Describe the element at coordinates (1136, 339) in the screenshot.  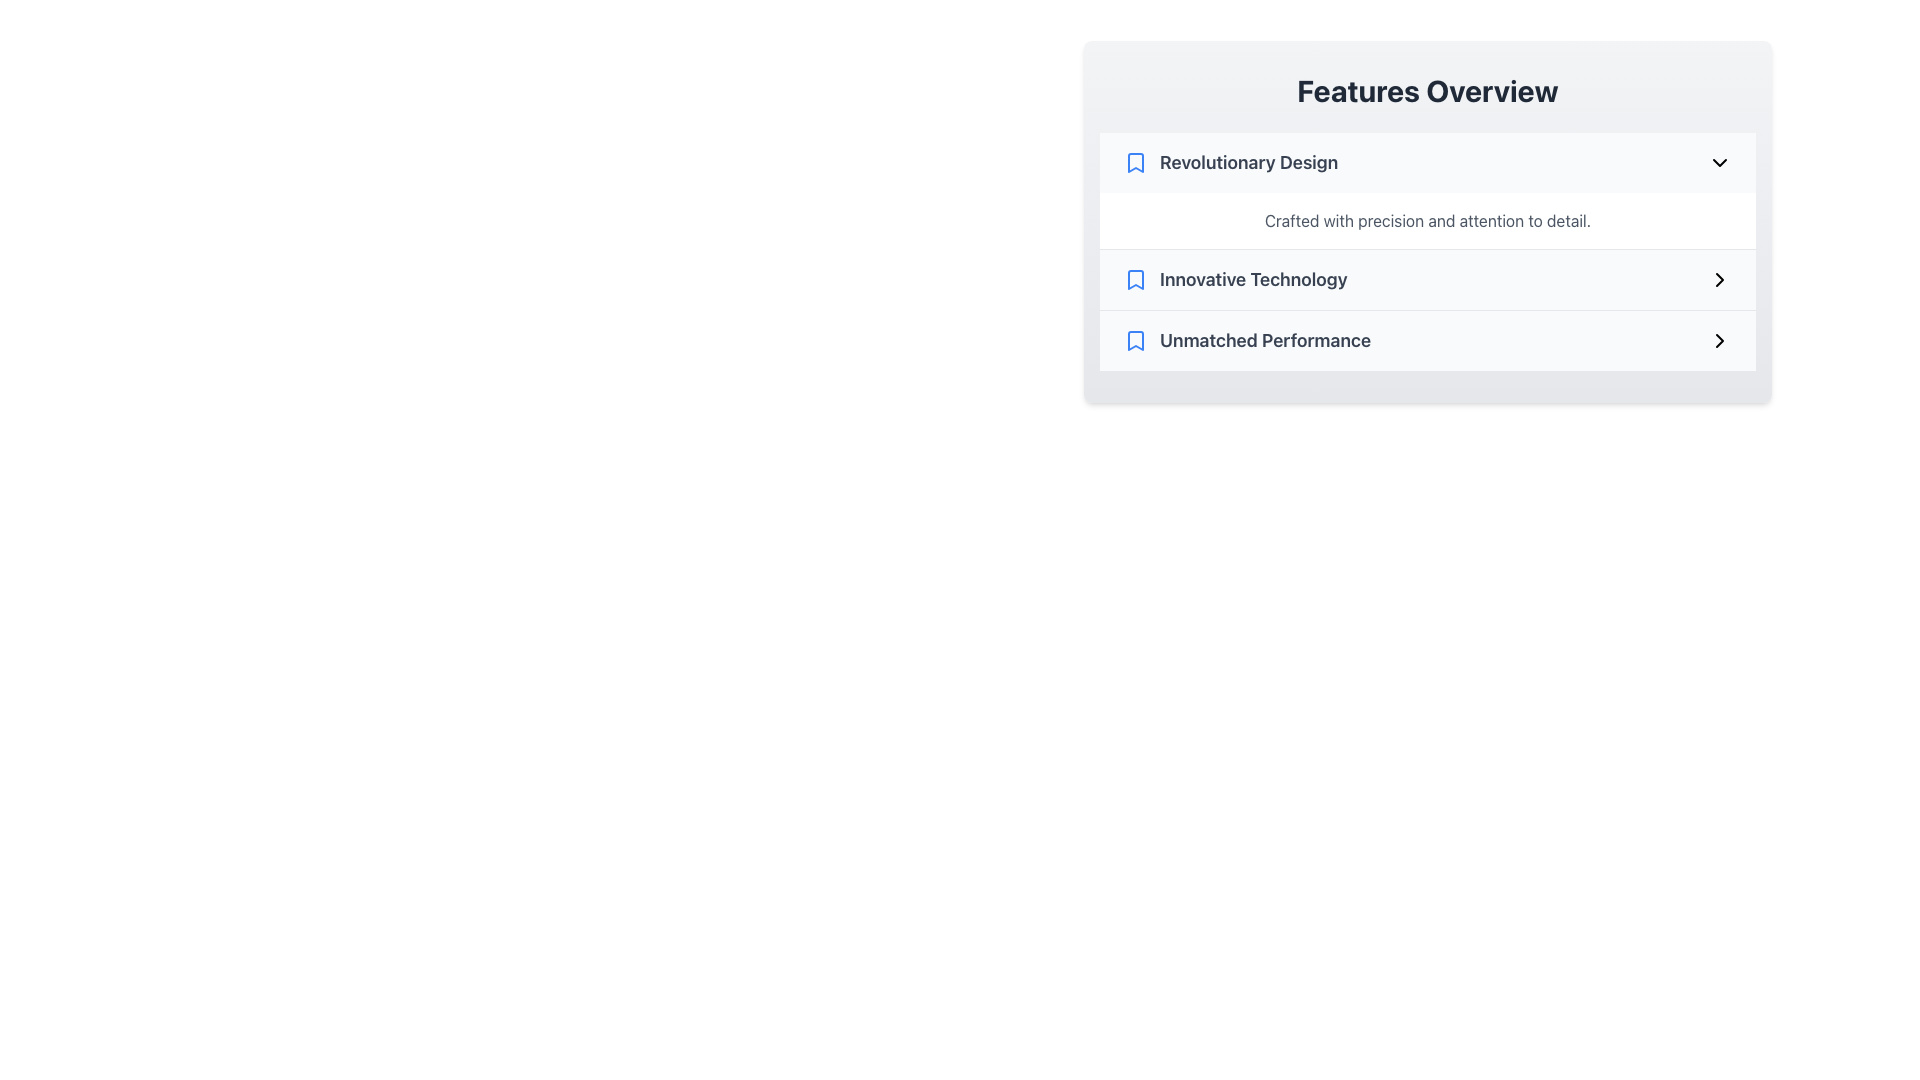
I see `the icon for 'Unmatched Performance' located in the third row of the 'Features Overview' section, positioned left of the text` at that location.